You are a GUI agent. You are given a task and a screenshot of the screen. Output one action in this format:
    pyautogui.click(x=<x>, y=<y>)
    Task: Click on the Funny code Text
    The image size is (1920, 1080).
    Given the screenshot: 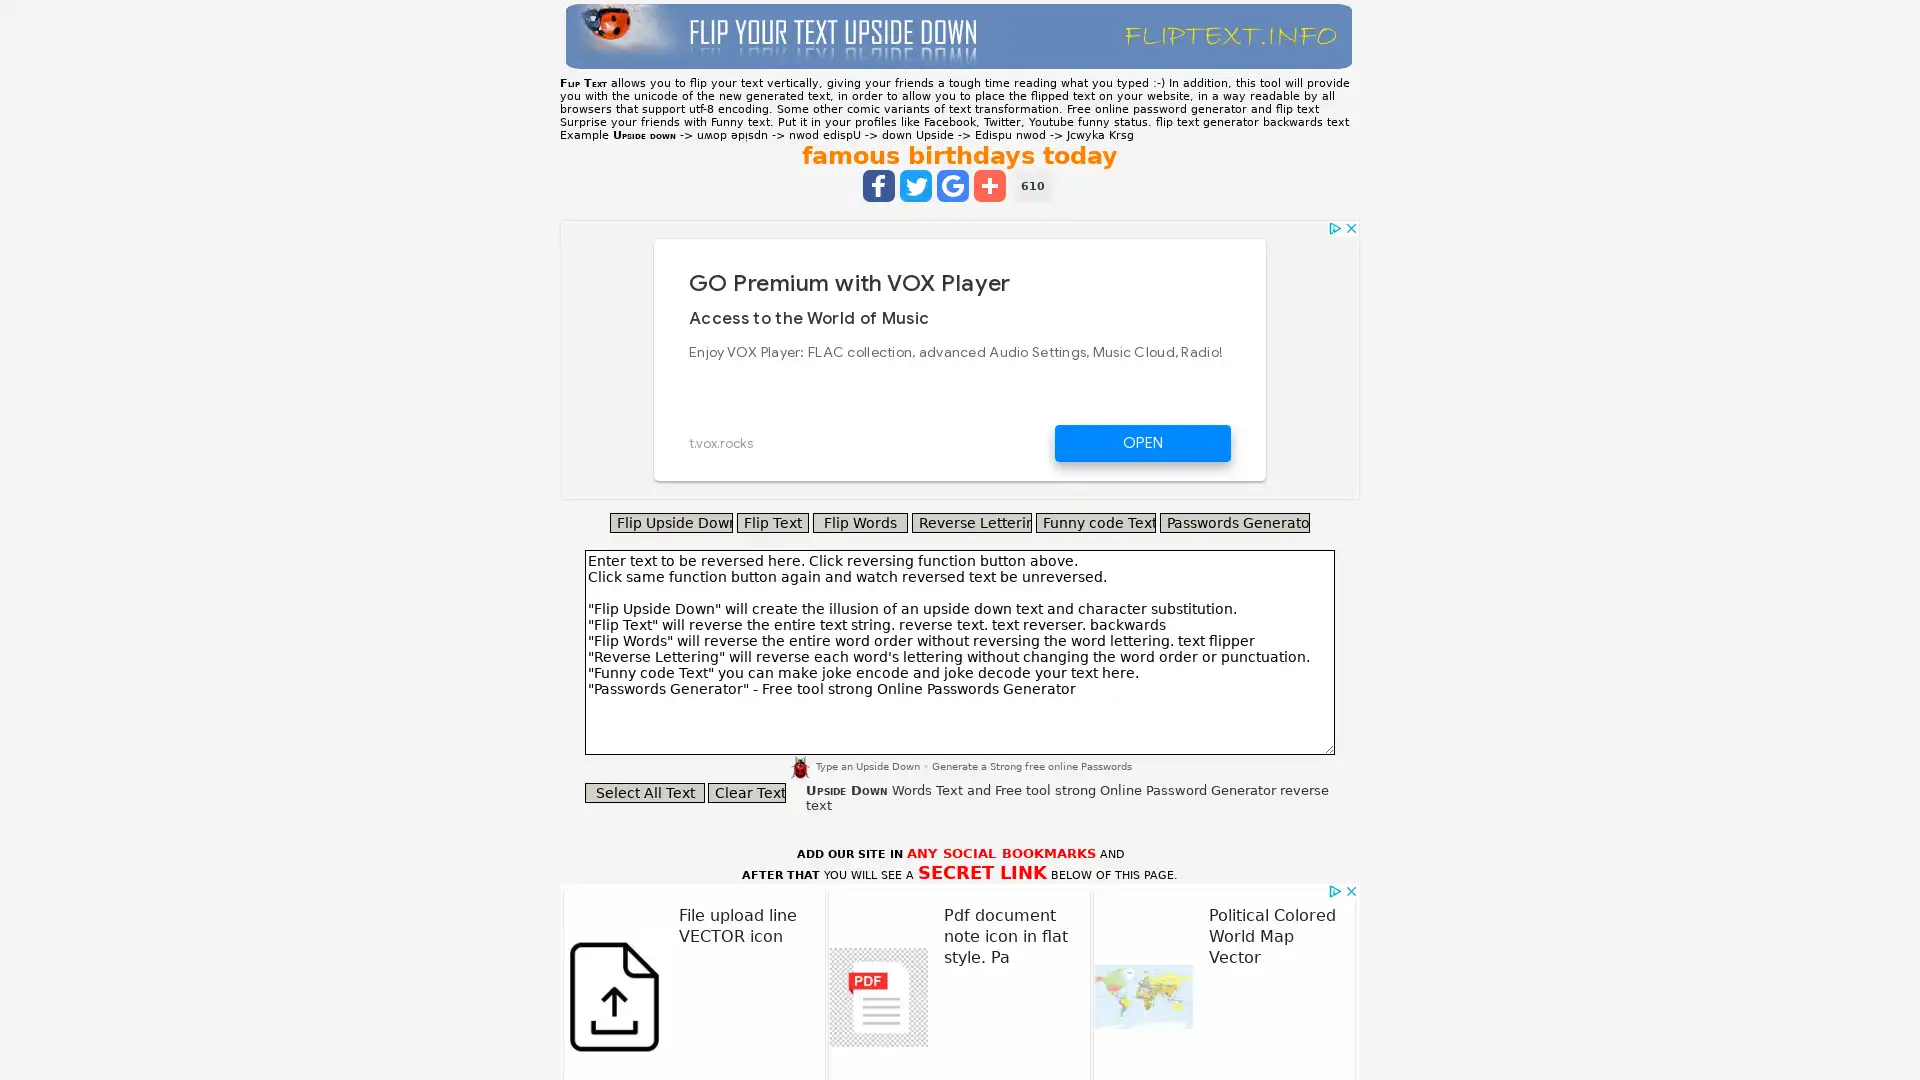 What is the action you would take?
    pyautogui.click(x=1094, y=522)
    